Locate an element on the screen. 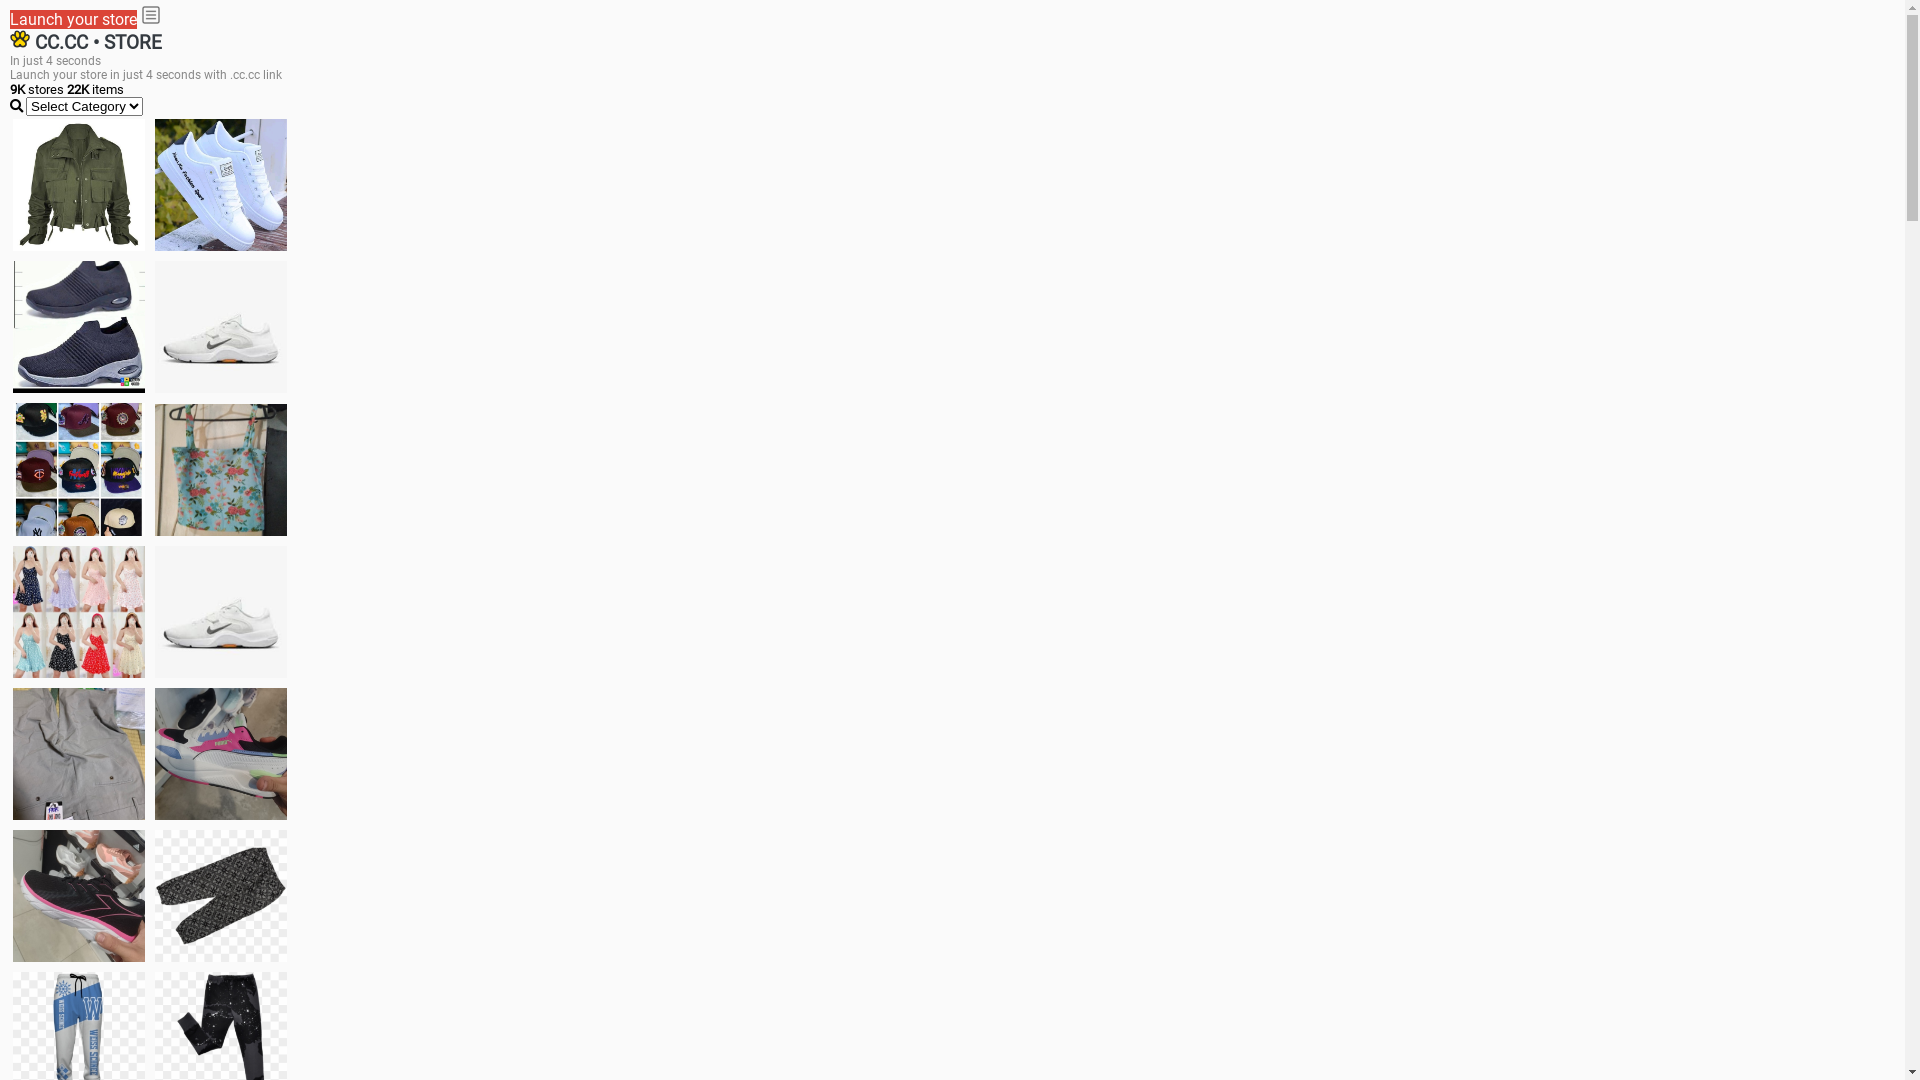 The height and width of the screenshot is (1080, 1920). 'shoes for boys' is located at coordinates (78, 326).